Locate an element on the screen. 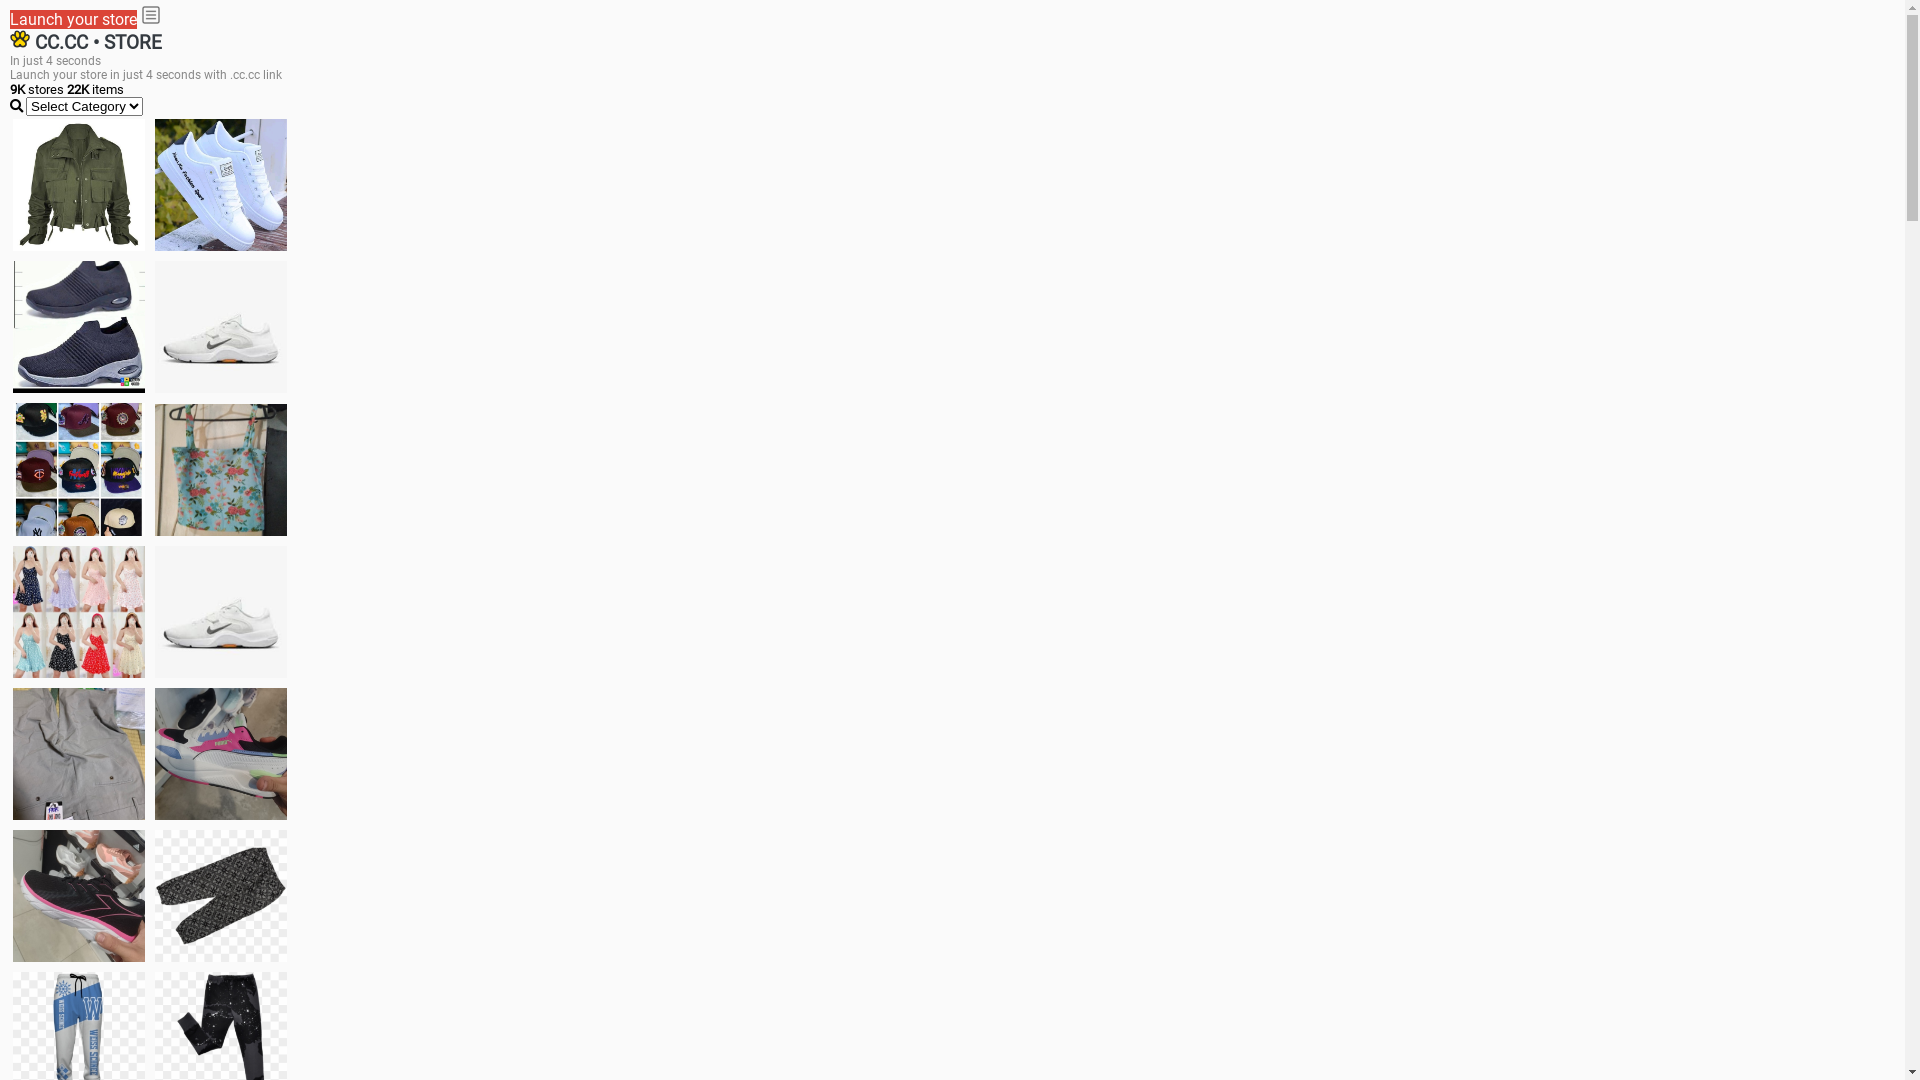 The height and width of the screenshot is (1080, 1920). 'shoes for boys' is located at coordinates (78, 326).